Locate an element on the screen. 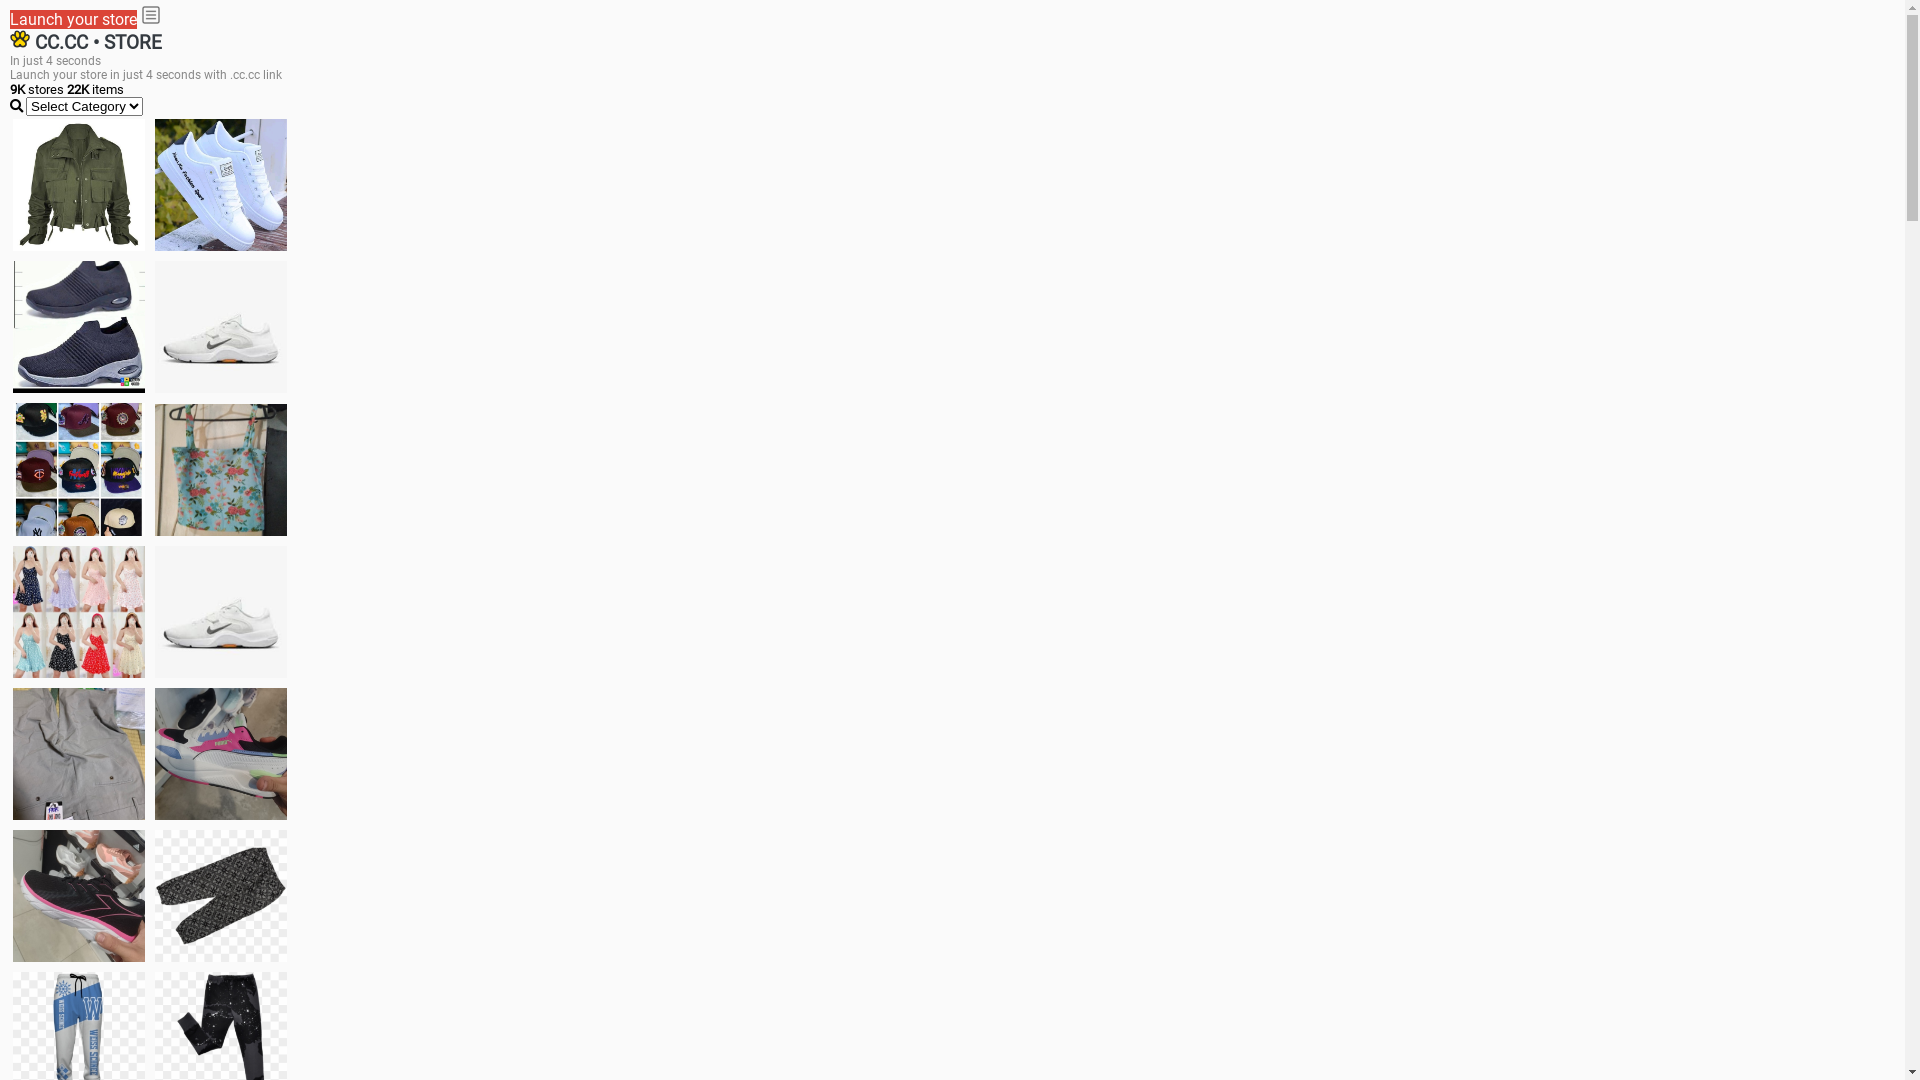 The height and width of the screenshot is (1080, 1920). 'shoes for boys' is located at coordinates (78, 326).